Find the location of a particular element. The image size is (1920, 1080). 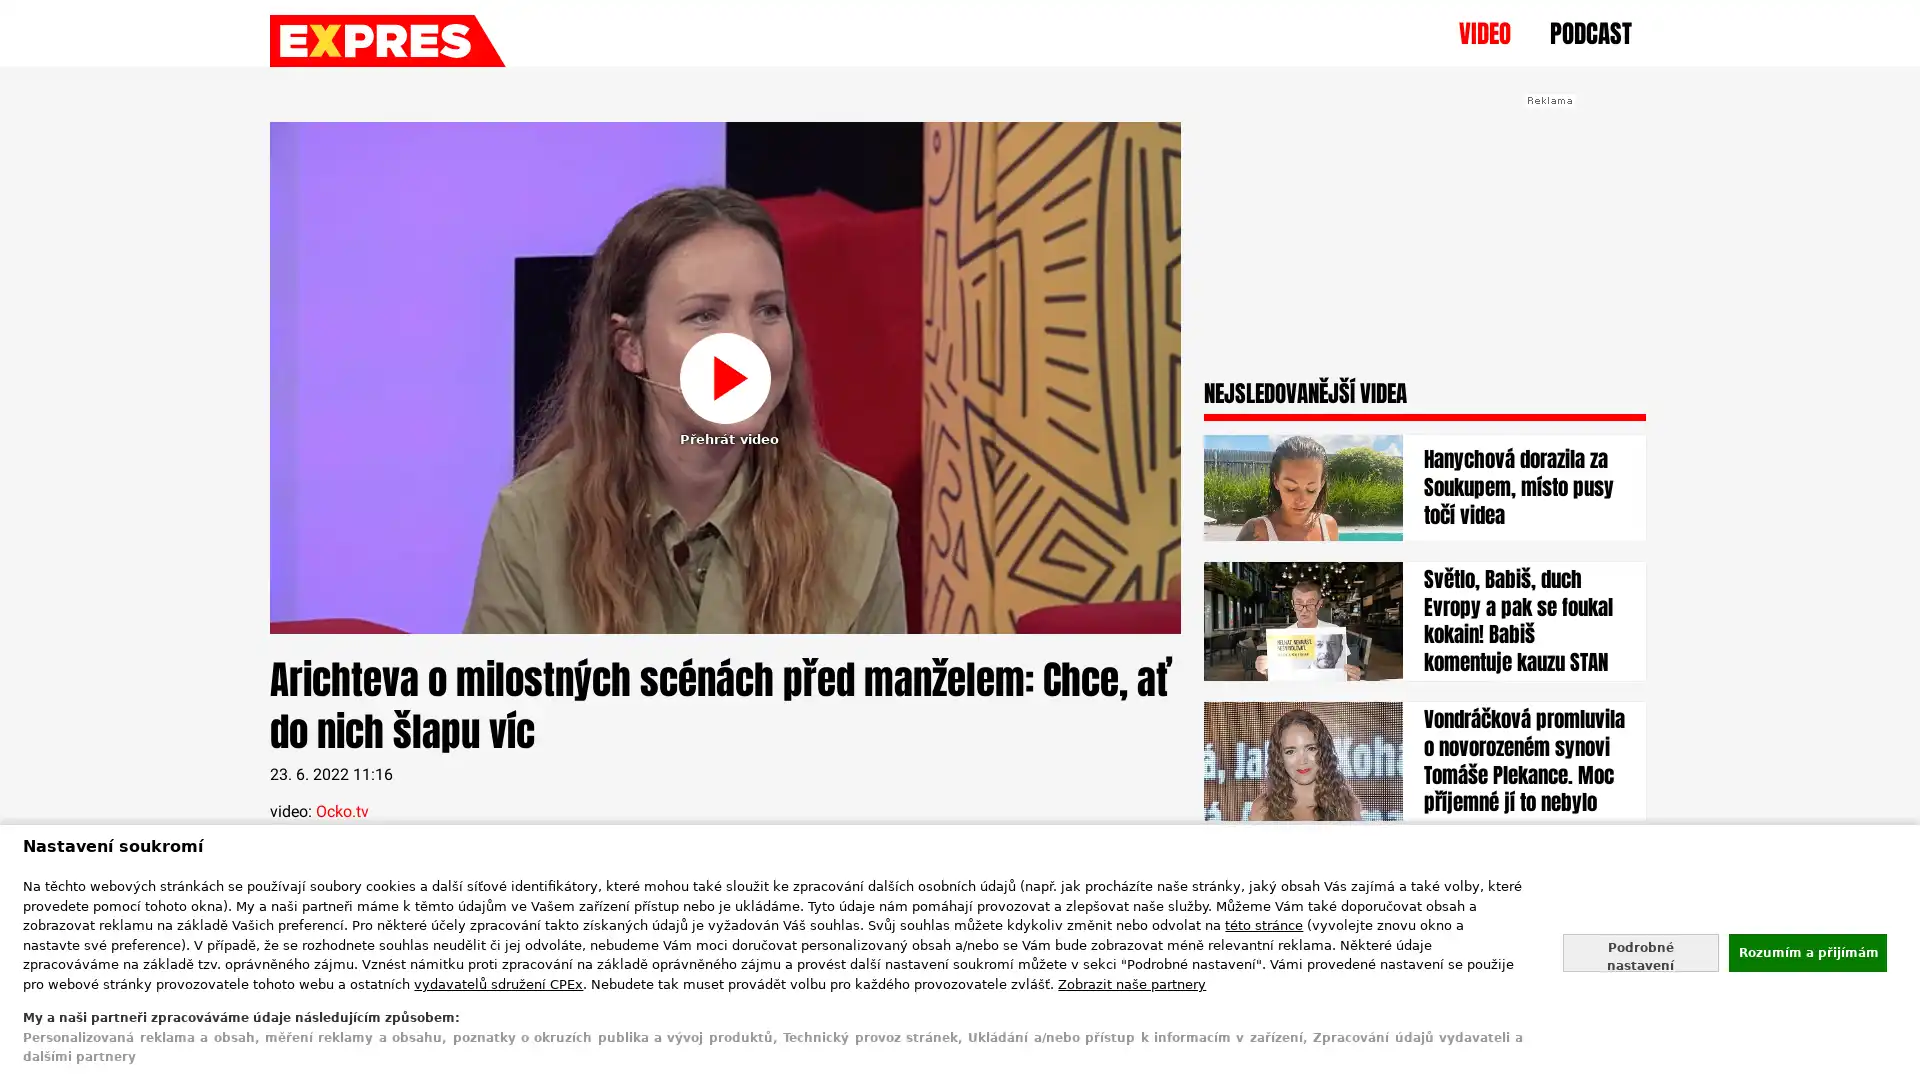

Nastavte sve souhlasy is located at coordinates (1640, 951).